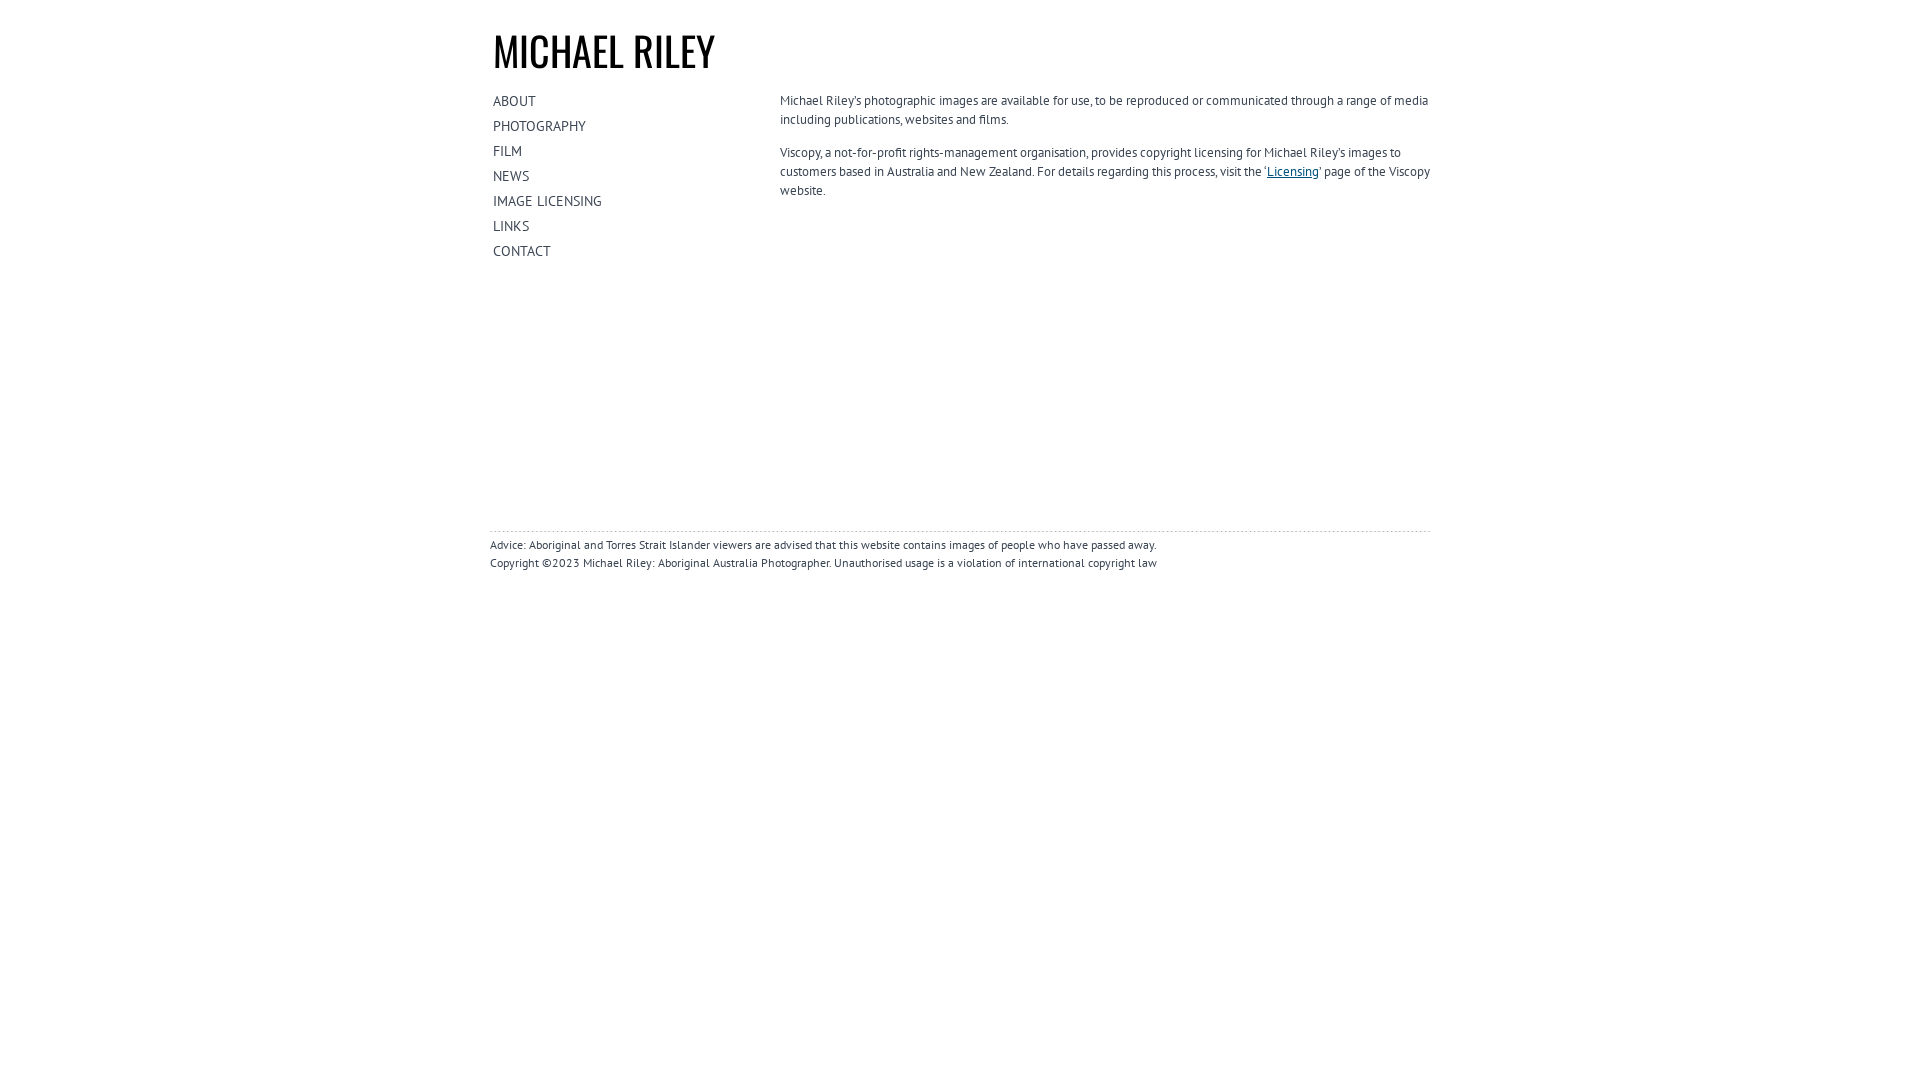 The width and height of the screenshot is (1920, 1080). What do you see at coordinates (603, 49) in the screenshot?
I see `'MICHAEL RILEY'` at bounding box center [603, 49].